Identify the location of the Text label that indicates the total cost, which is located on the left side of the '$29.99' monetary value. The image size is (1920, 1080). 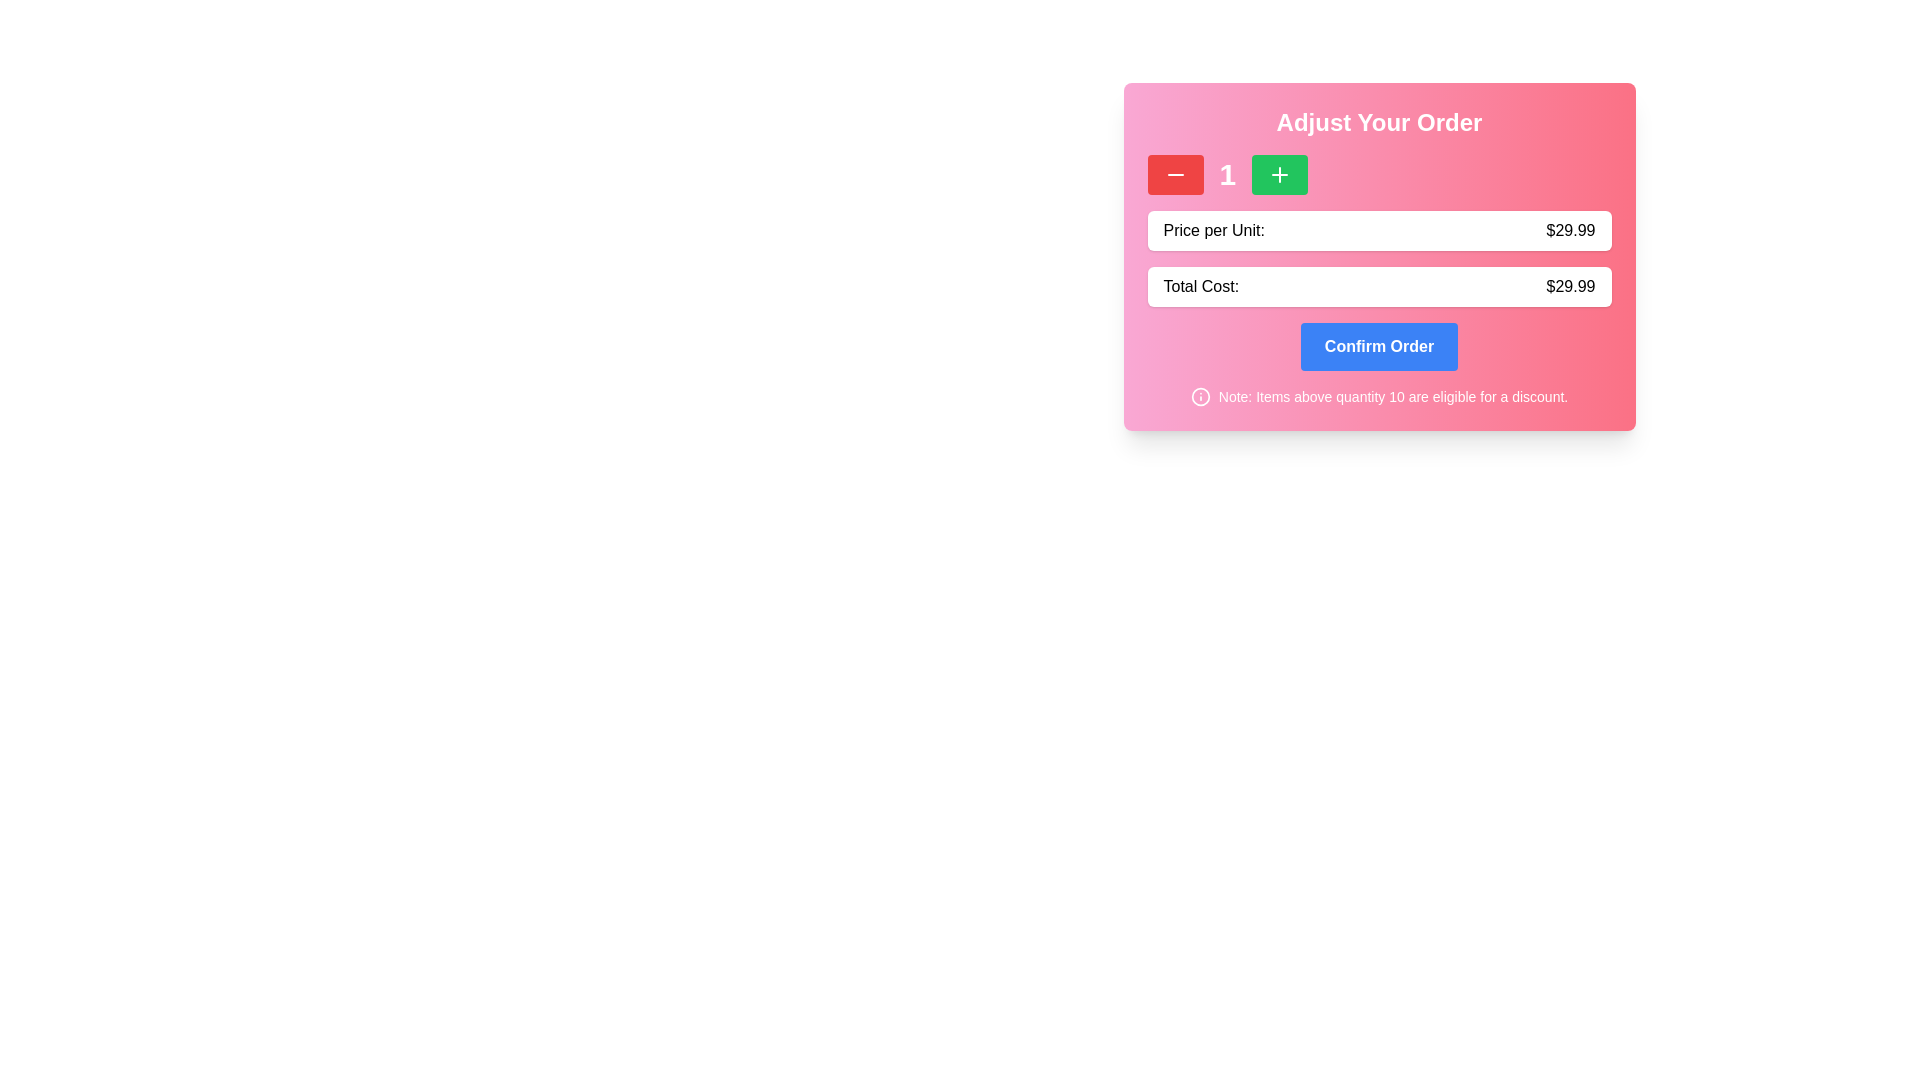
(1200, 286).